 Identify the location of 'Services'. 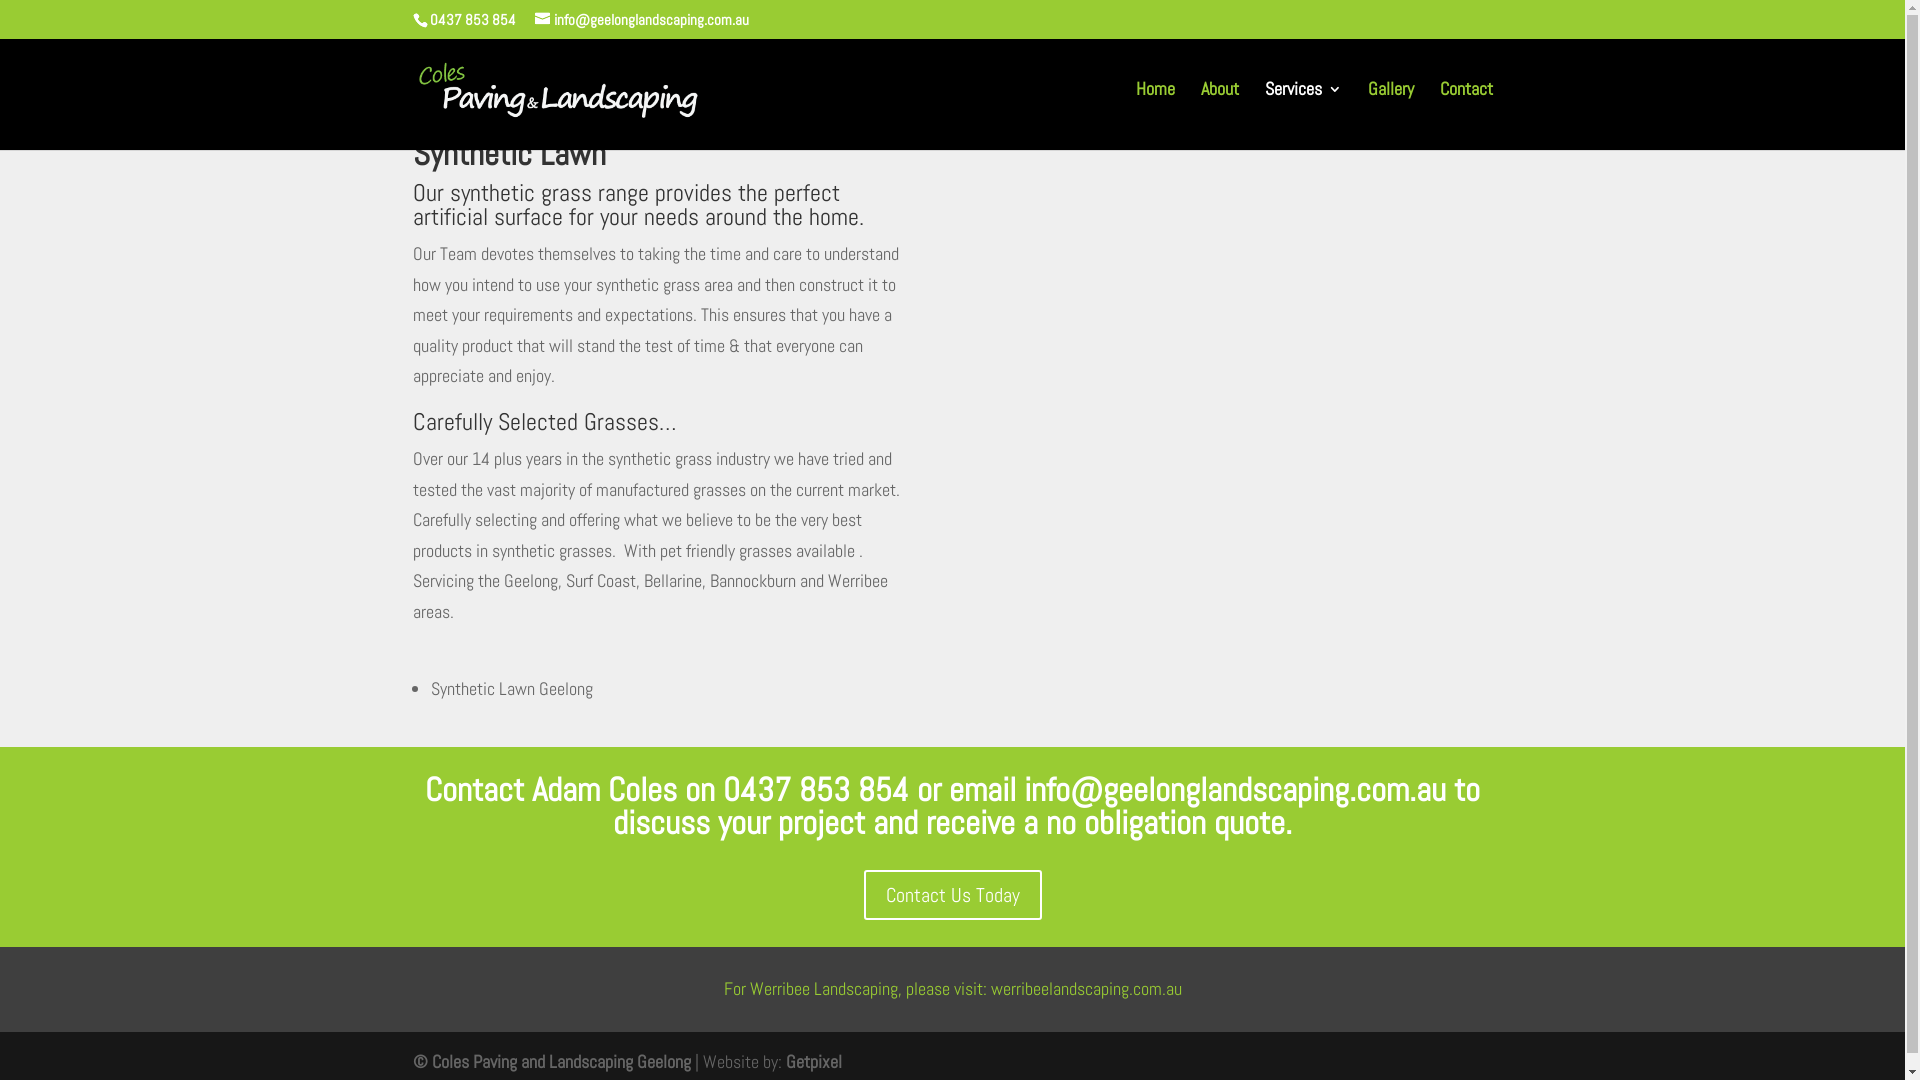
(1302, 104).